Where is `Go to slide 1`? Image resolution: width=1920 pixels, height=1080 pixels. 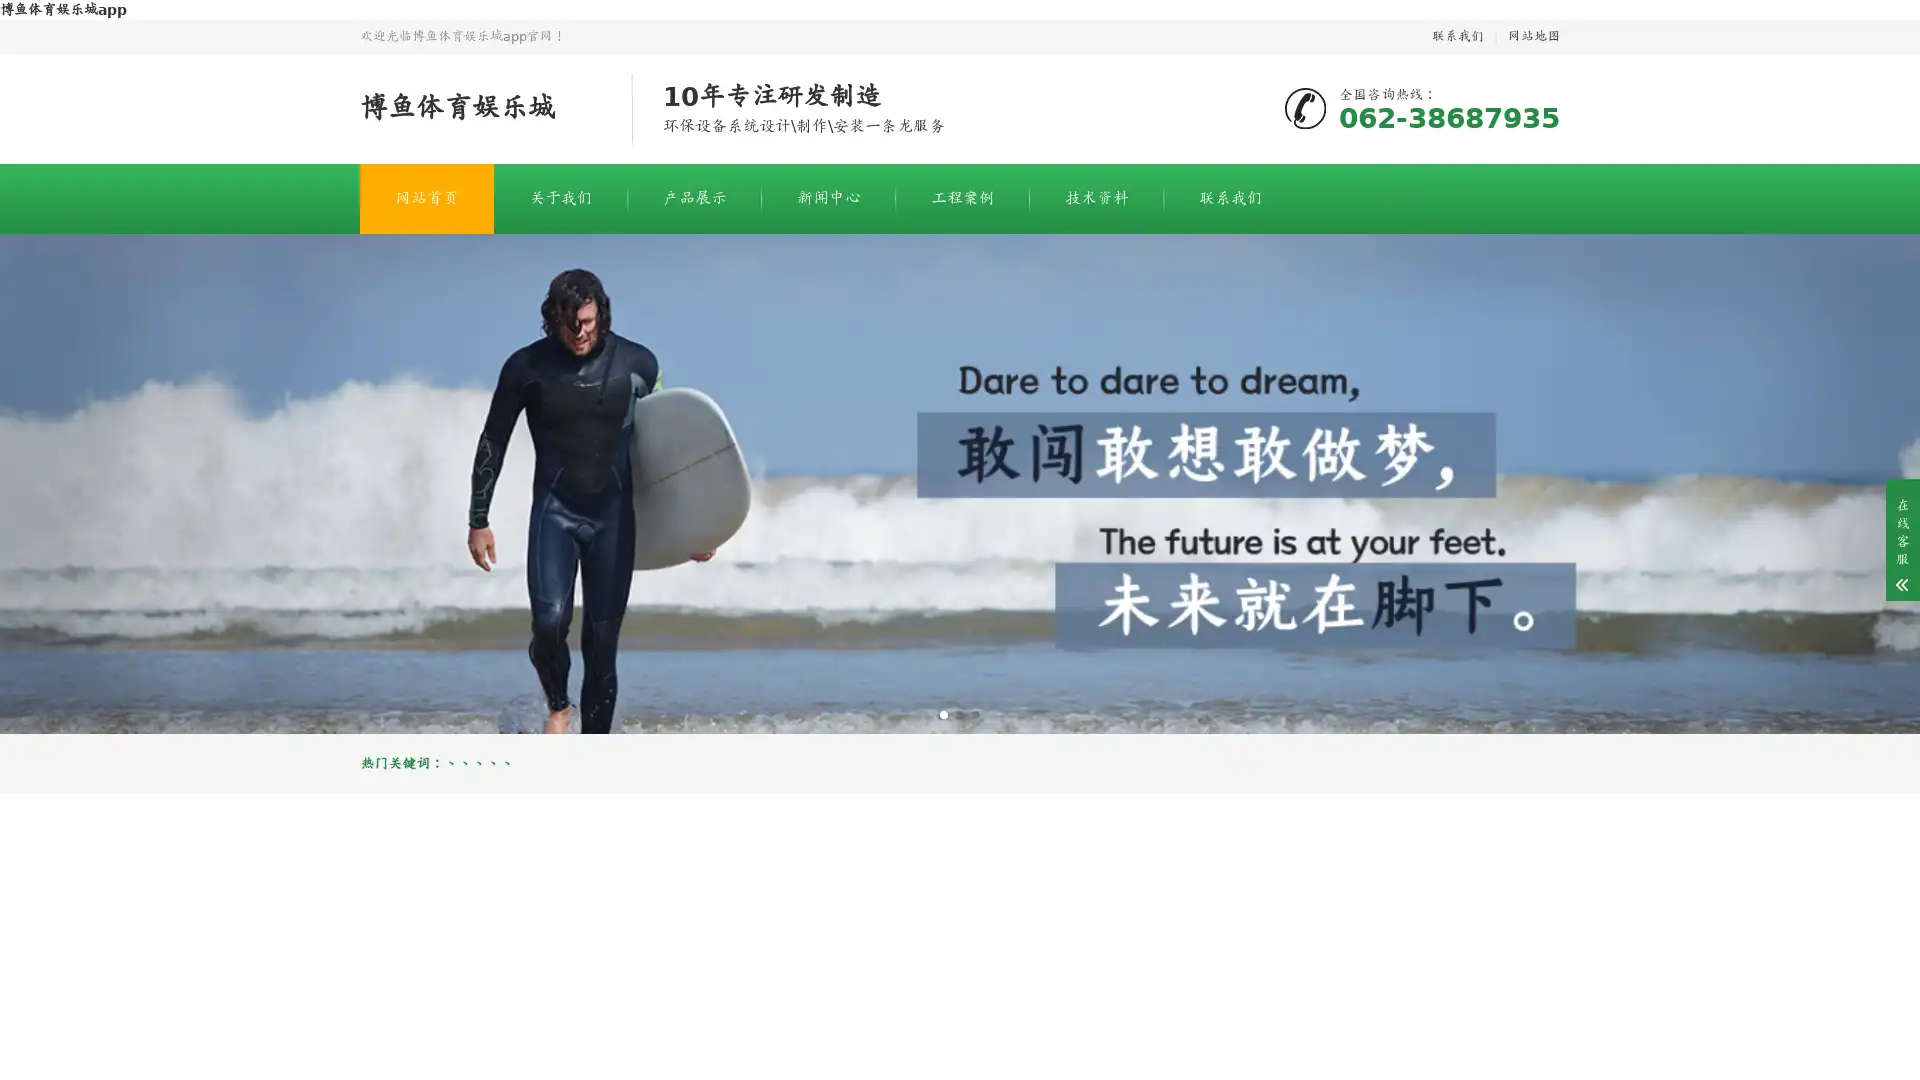 Go to slide 1 is located at coordinates (943, 713).